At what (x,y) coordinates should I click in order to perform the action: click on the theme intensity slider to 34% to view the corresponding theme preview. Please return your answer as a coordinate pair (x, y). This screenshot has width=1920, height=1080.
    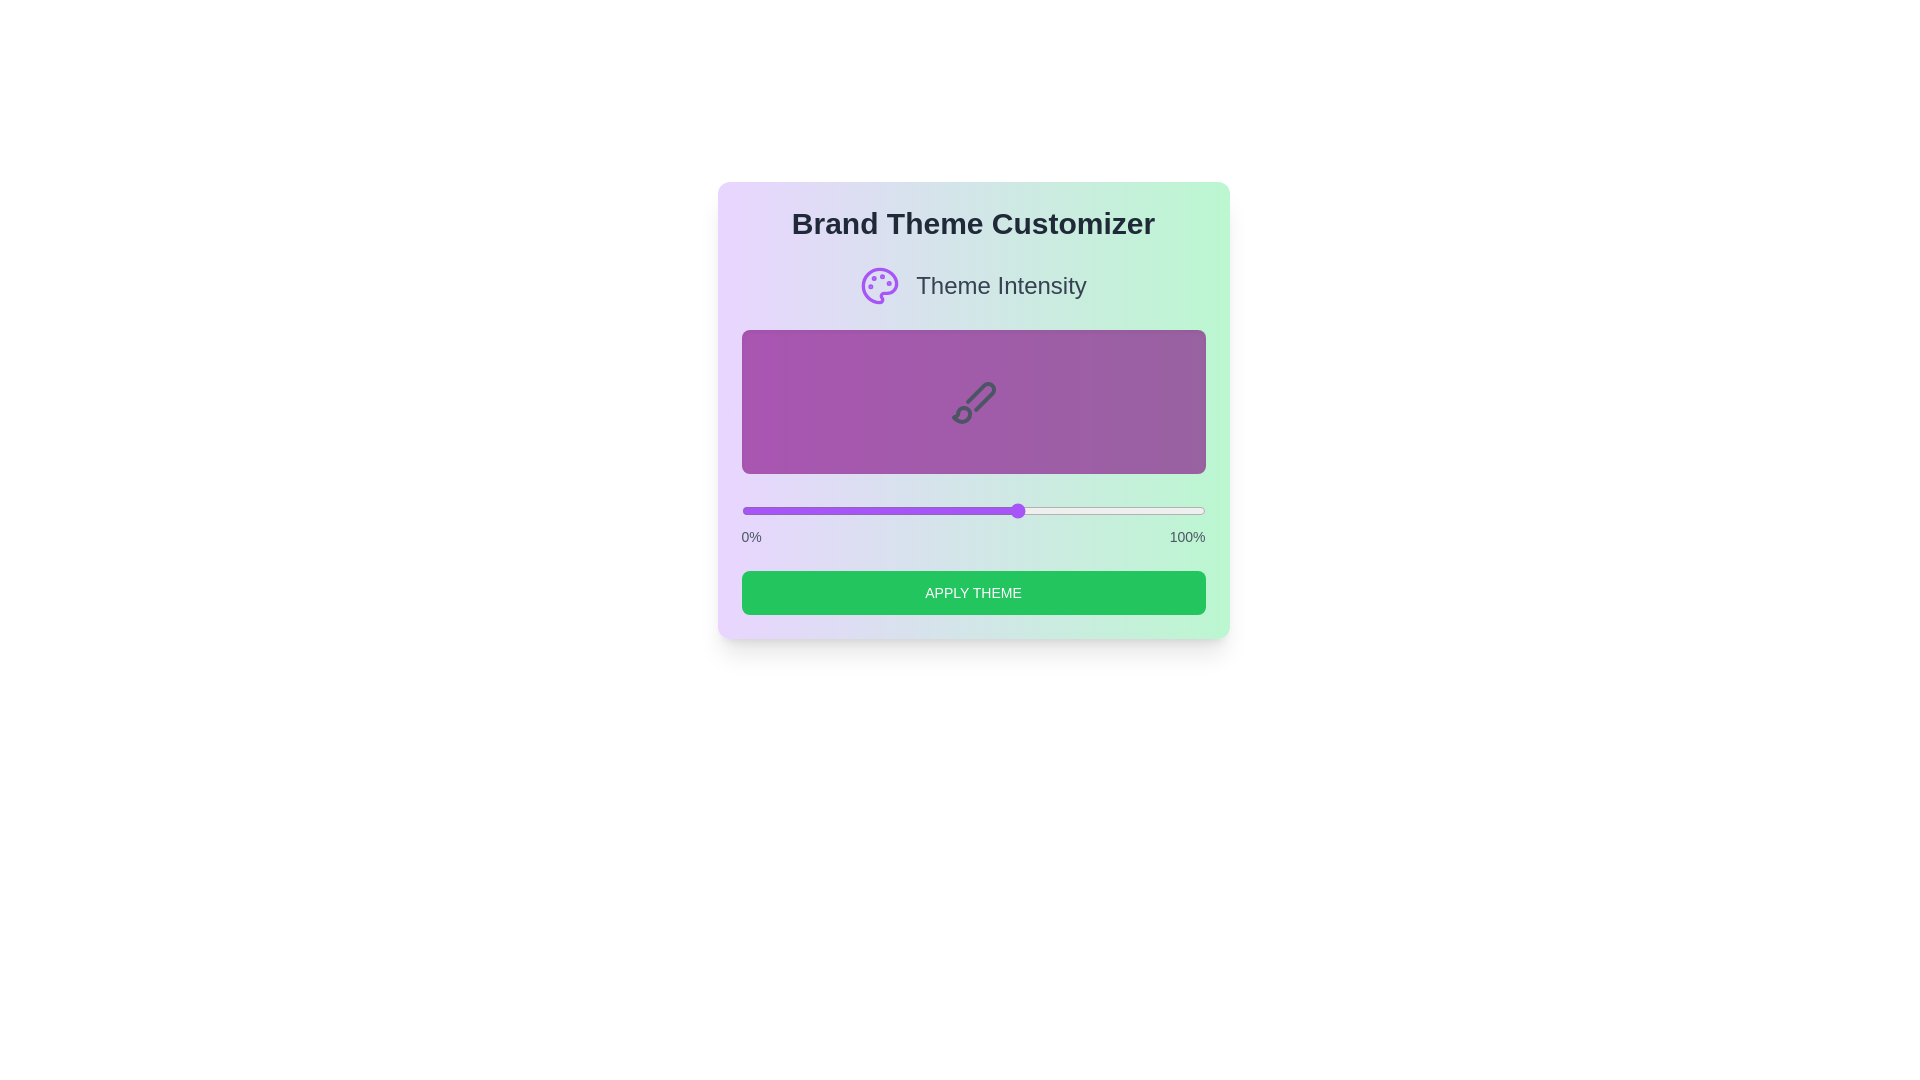
    Looking at the image, I should click on (898, 509).